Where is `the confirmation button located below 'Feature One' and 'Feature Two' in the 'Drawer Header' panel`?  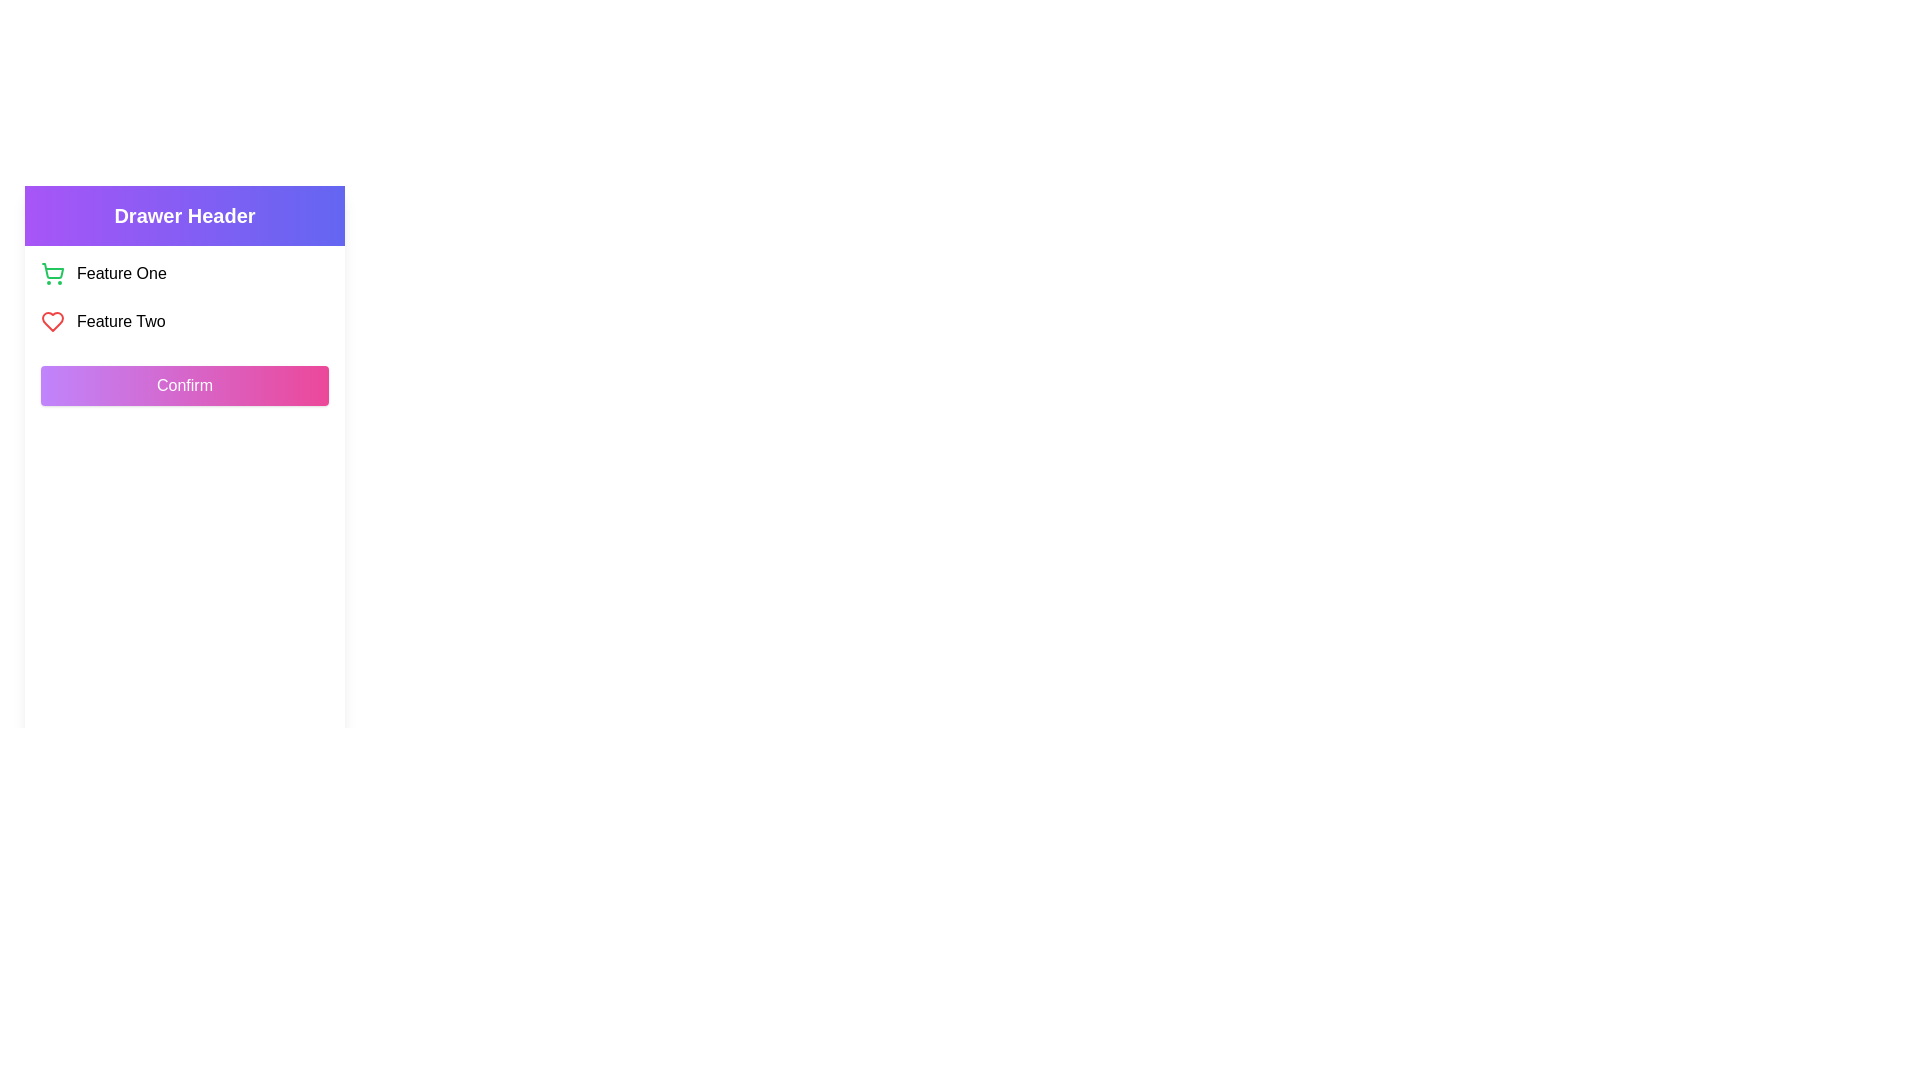 the confirmation button located below 'Feature One' and 'Feature Two' in the 'Drawer Header' panel is located at coordinates (185, 385).